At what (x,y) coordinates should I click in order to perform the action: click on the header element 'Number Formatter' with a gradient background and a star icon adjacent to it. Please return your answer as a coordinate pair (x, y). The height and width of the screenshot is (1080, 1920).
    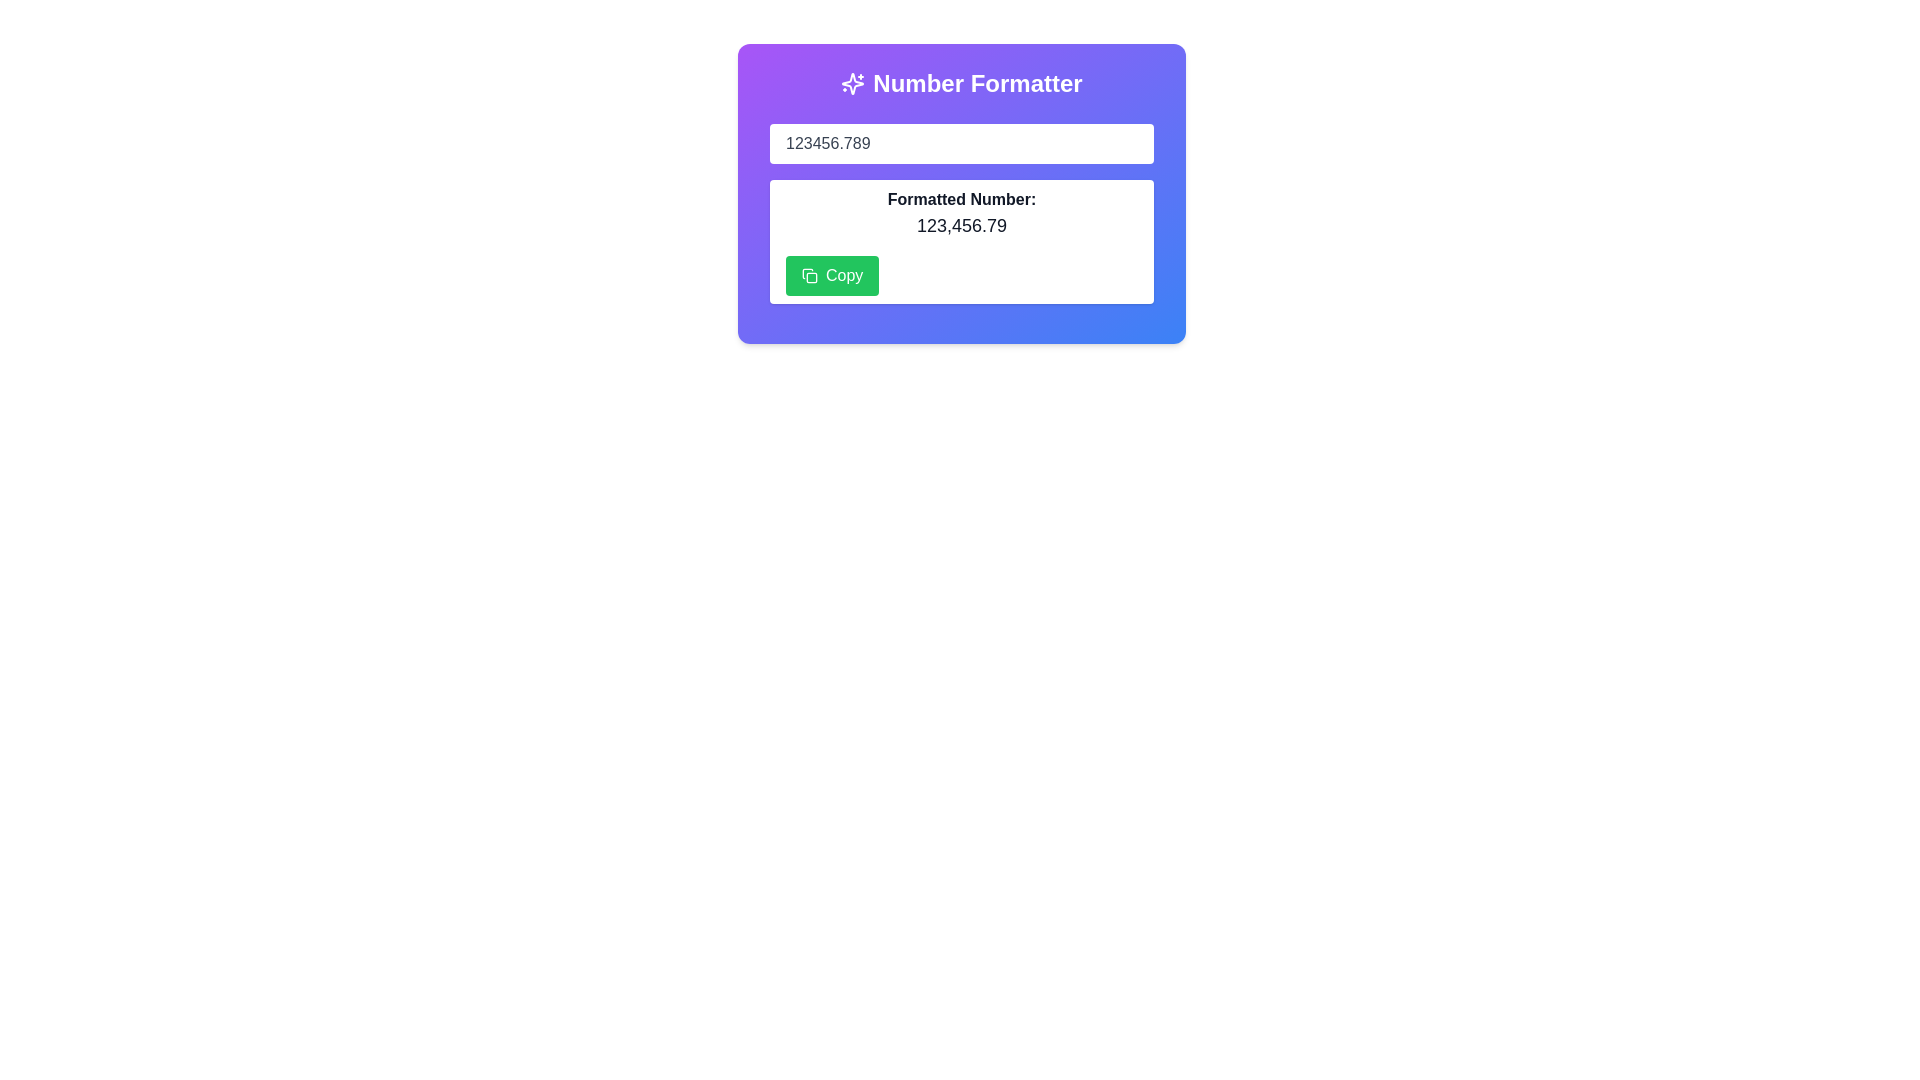
    Looking at the image, I should click on (961, 83).